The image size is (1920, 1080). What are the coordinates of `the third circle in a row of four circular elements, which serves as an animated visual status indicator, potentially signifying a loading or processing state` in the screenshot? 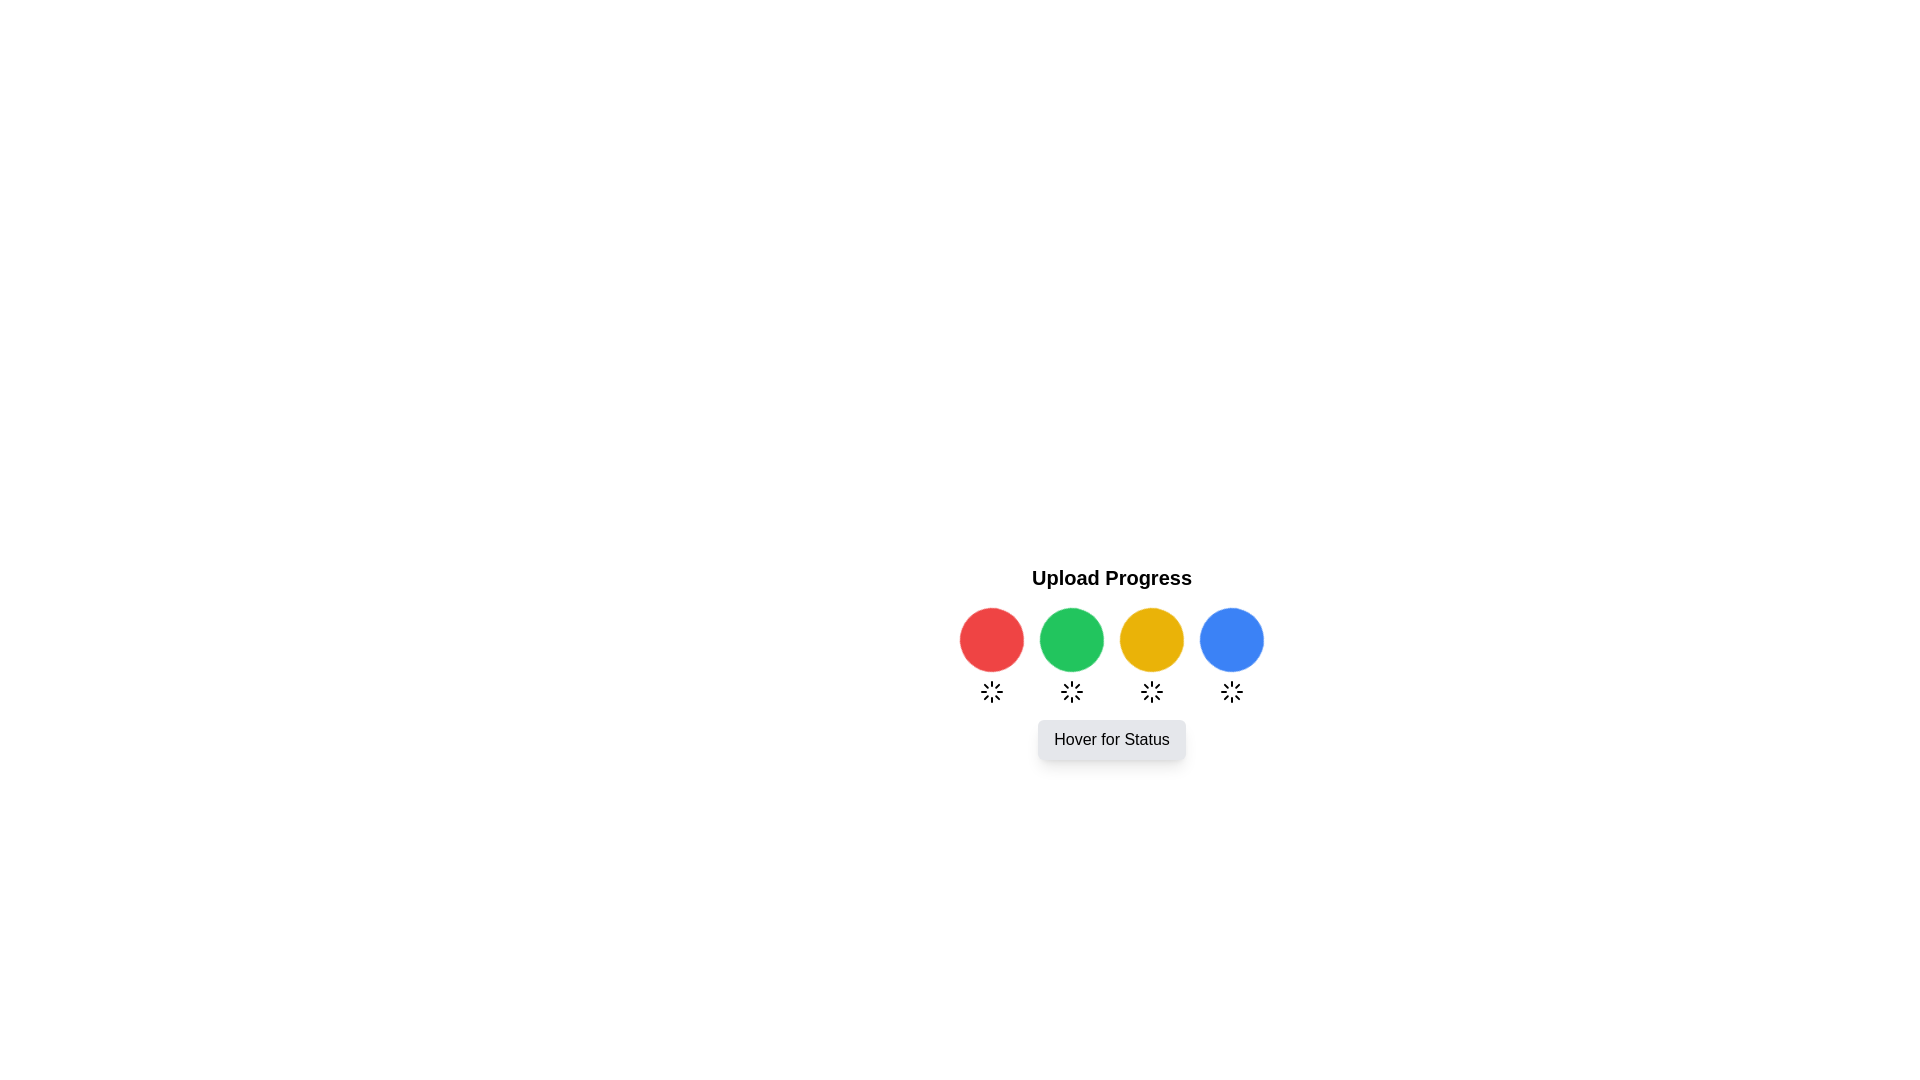 It's located at (1152, 640).